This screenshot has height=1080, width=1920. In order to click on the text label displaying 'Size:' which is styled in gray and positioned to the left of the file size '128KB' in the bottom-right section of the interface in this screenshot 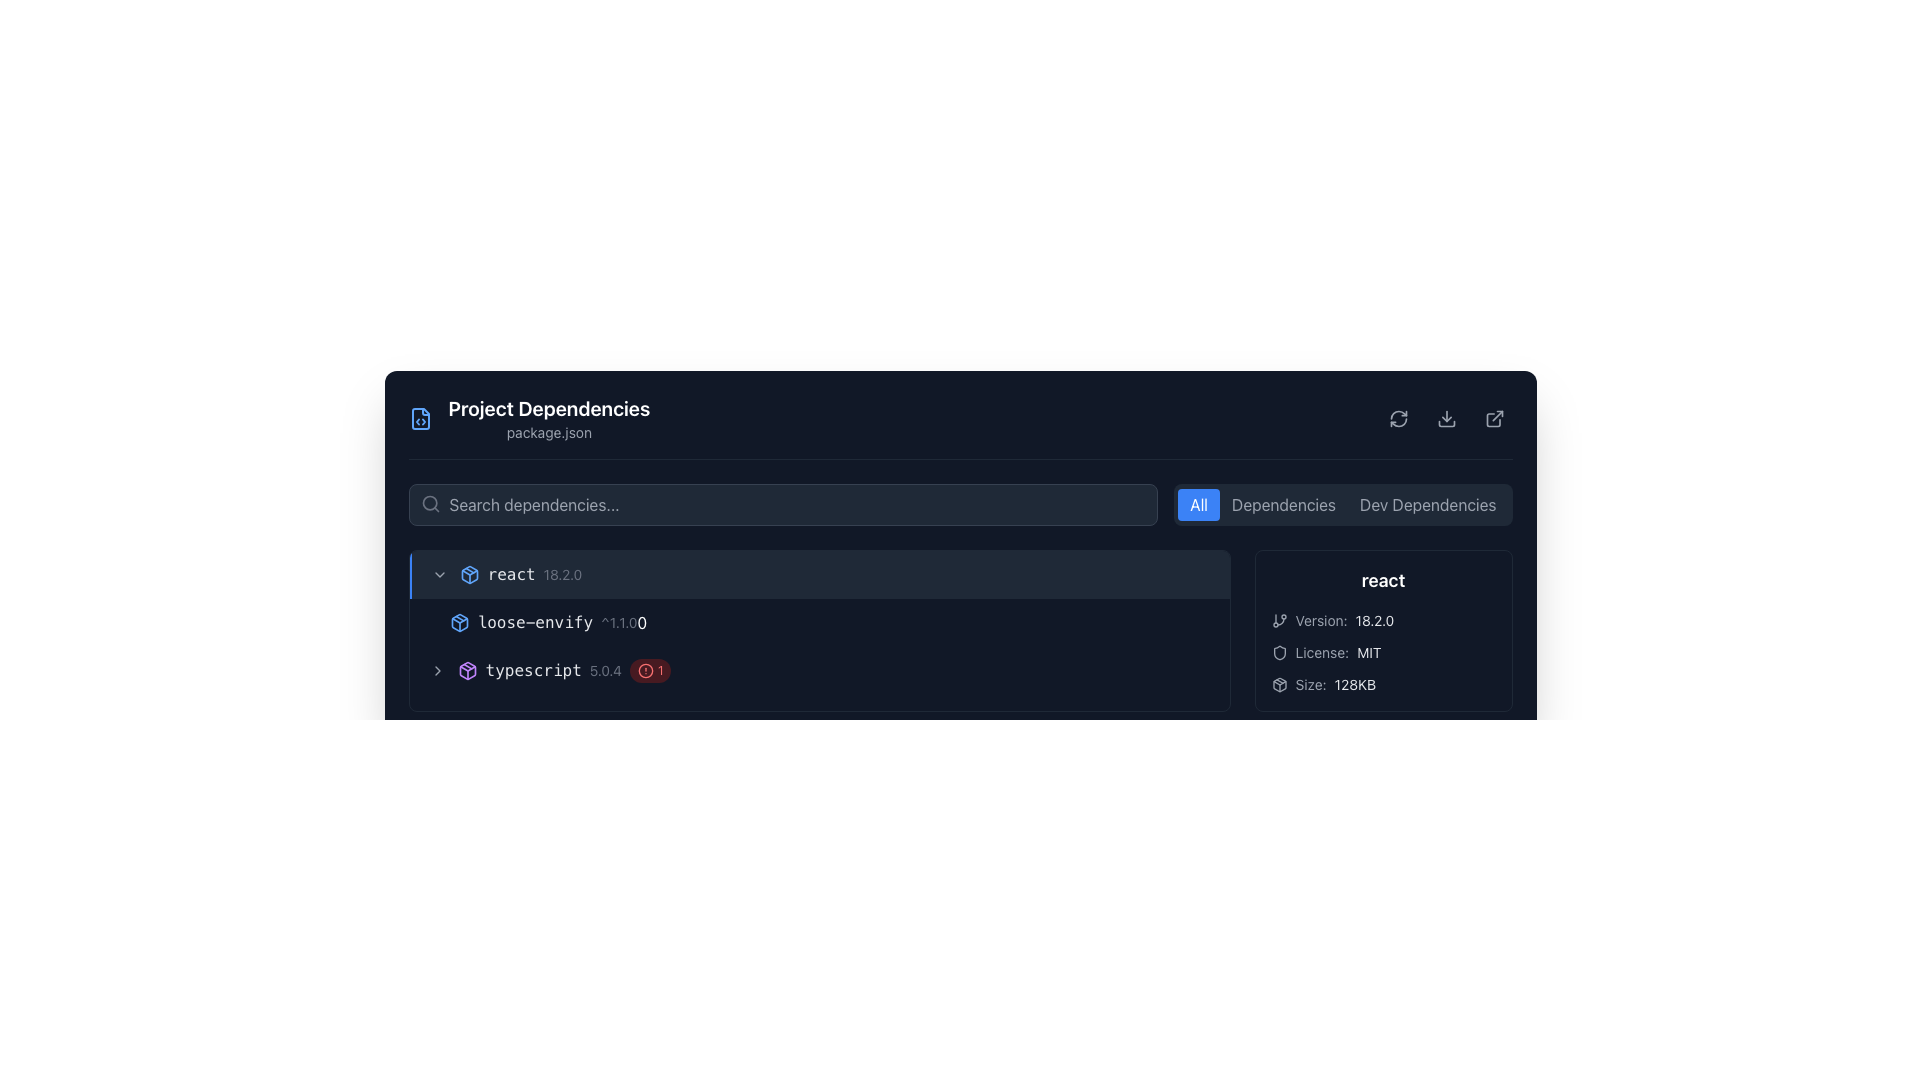, I will do `click(1310, 684)`.